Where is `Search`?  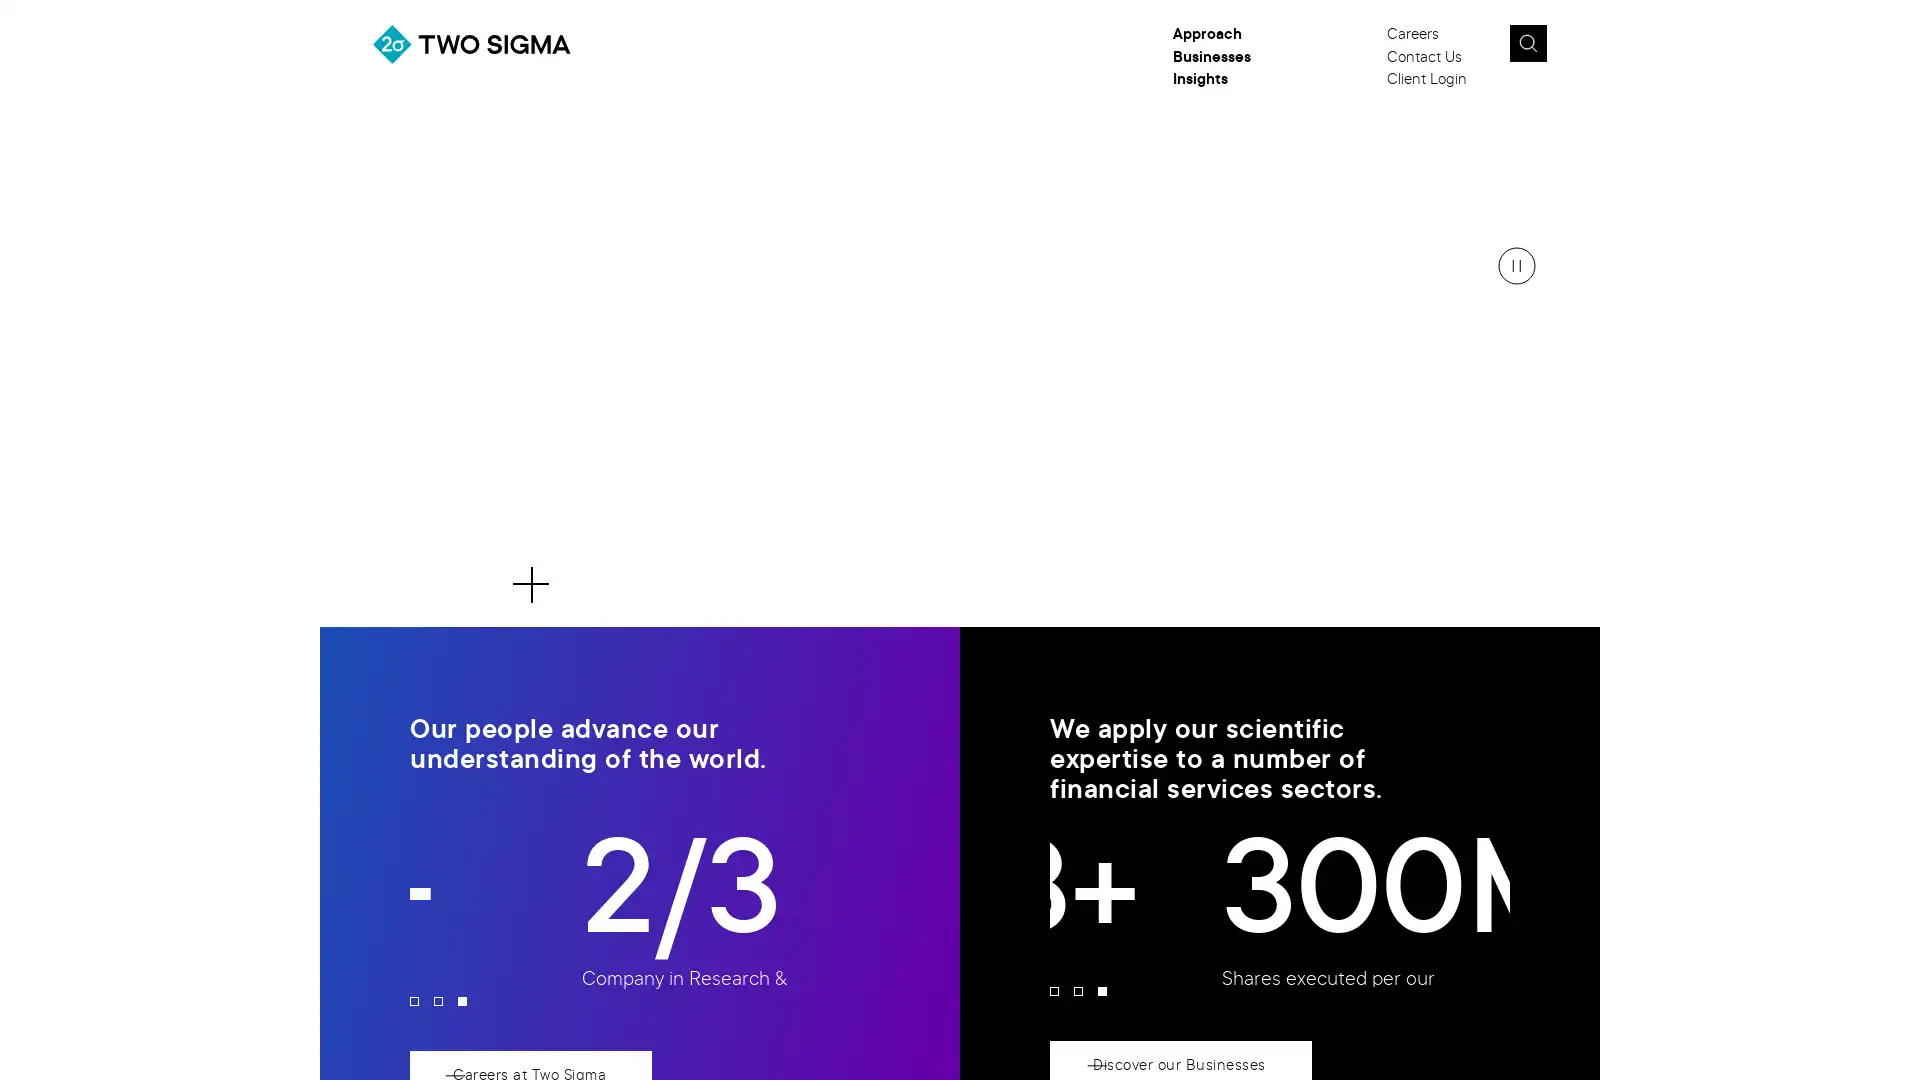
Search is located at coordinates (1573, 49).